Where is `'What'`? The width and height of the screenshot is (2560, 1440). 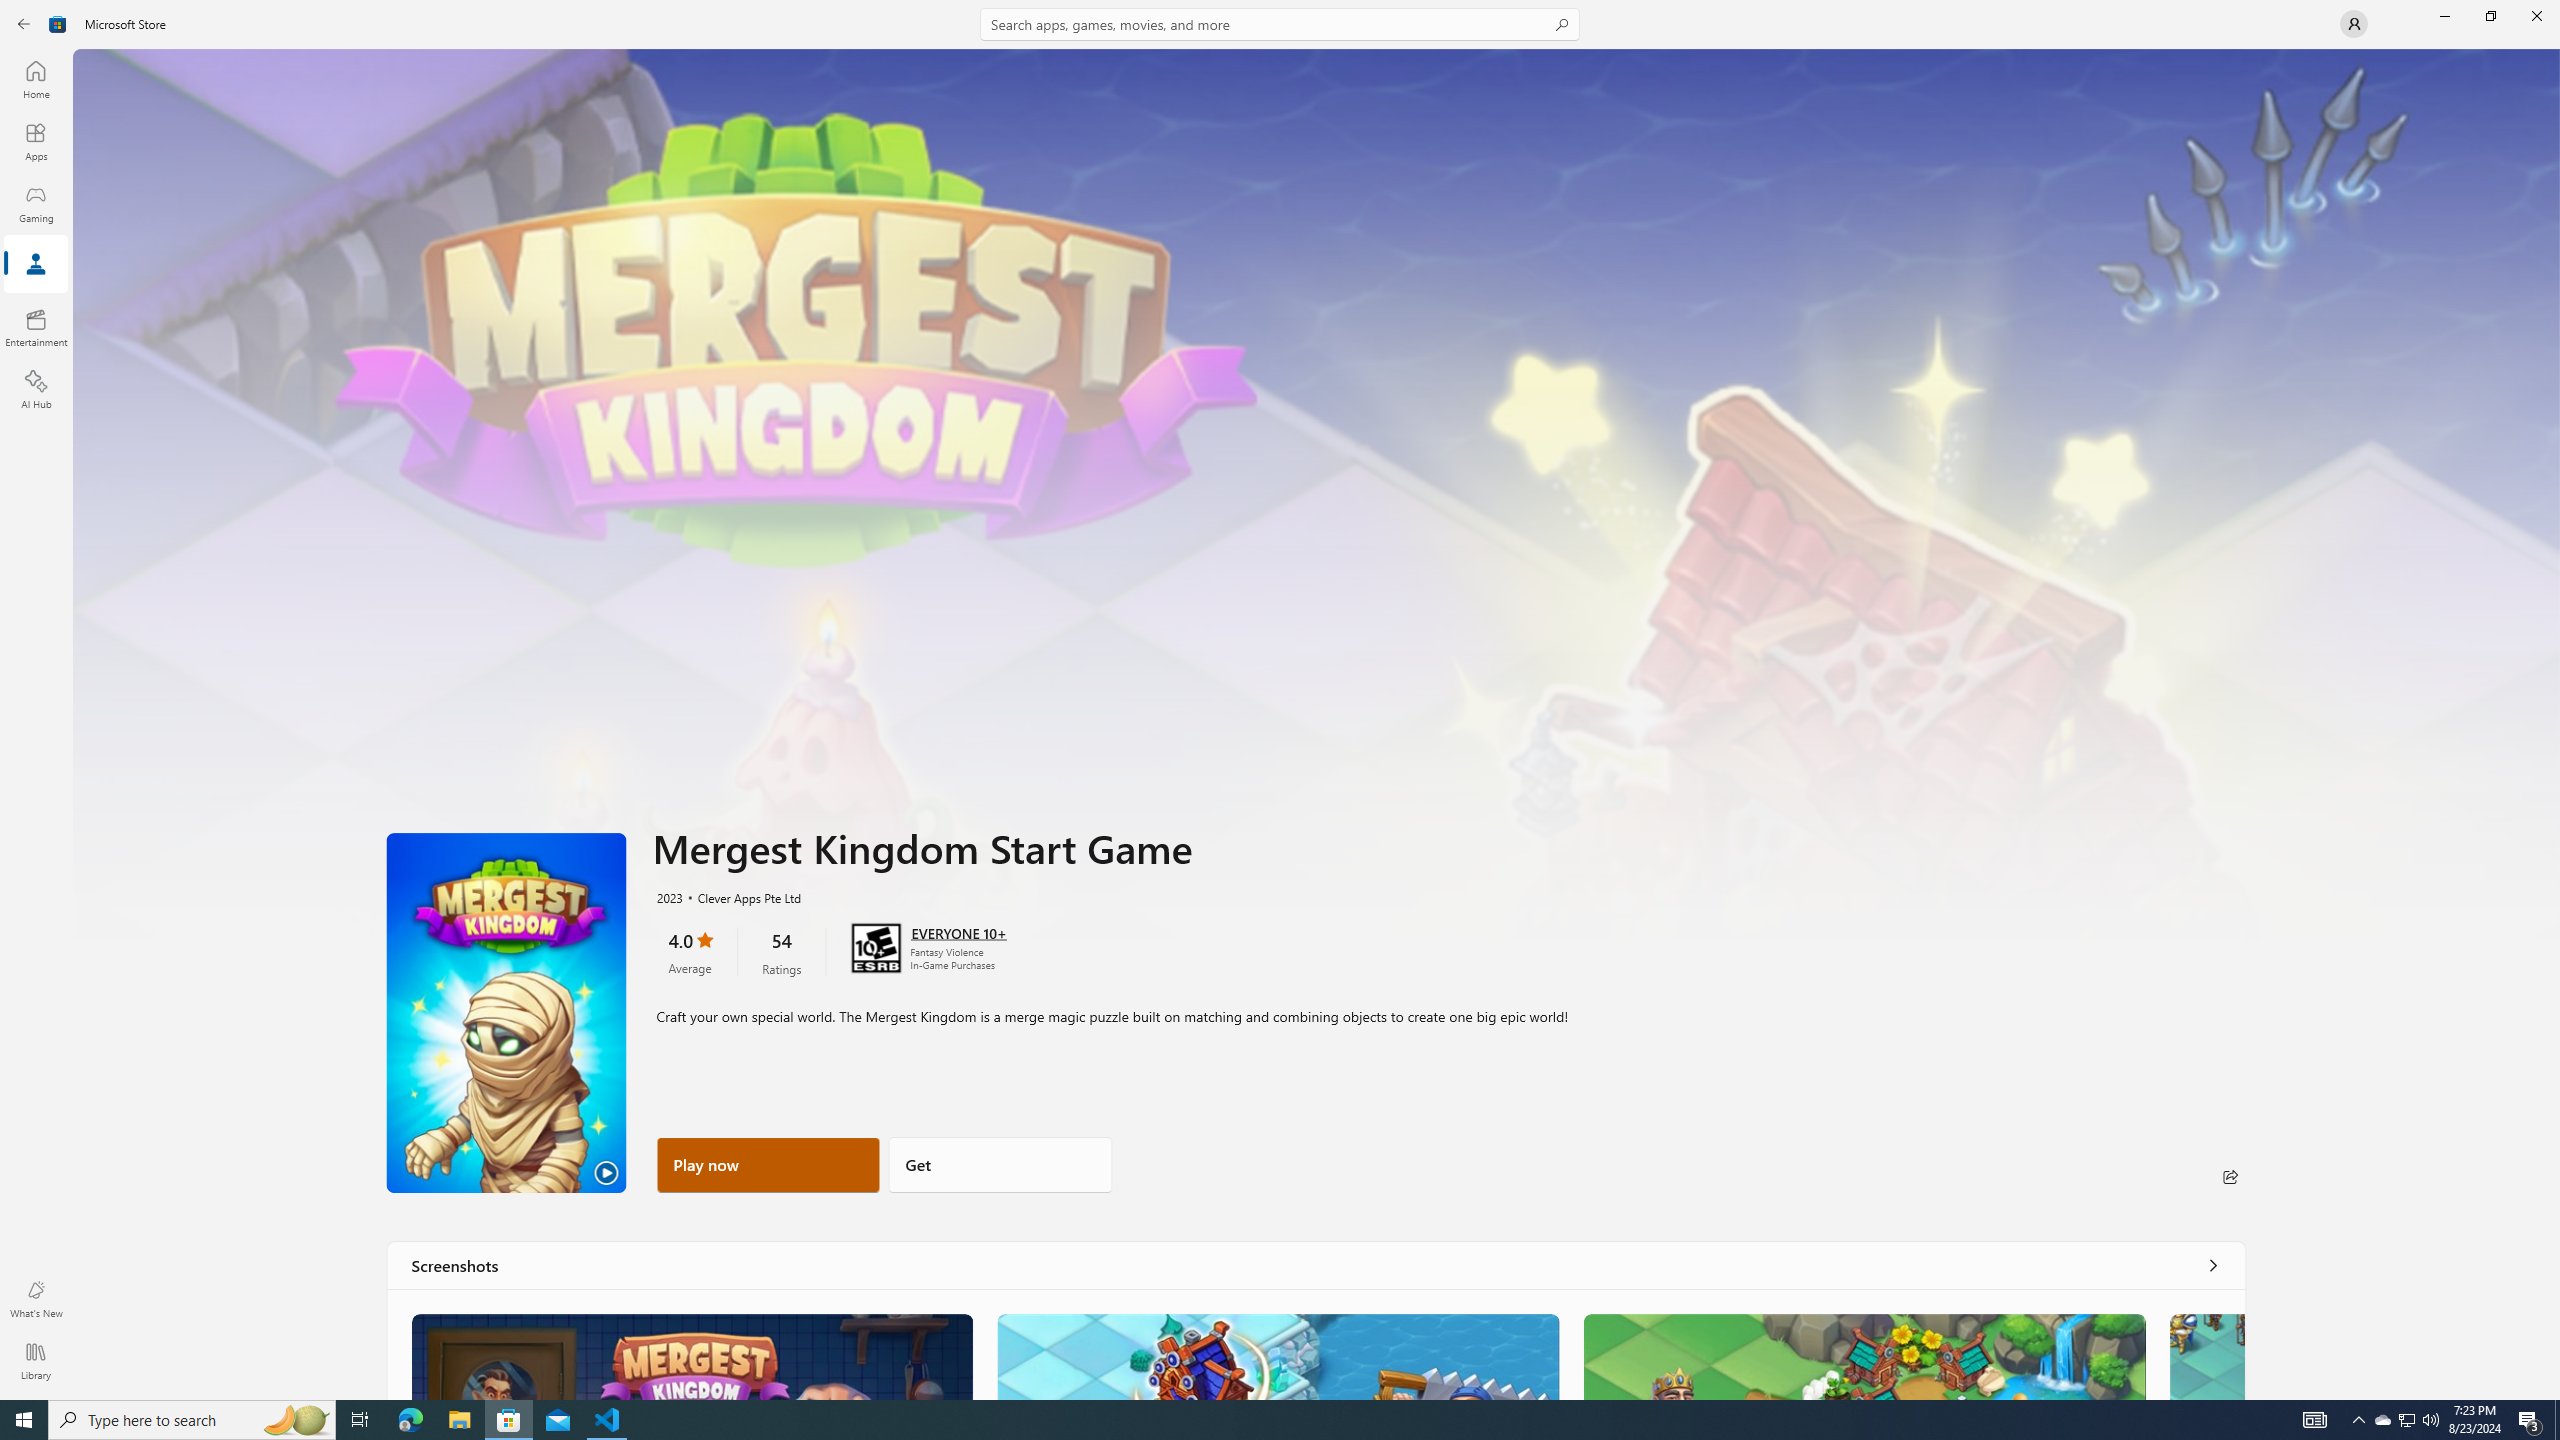 'What' is located at coordinates (34, 1298).